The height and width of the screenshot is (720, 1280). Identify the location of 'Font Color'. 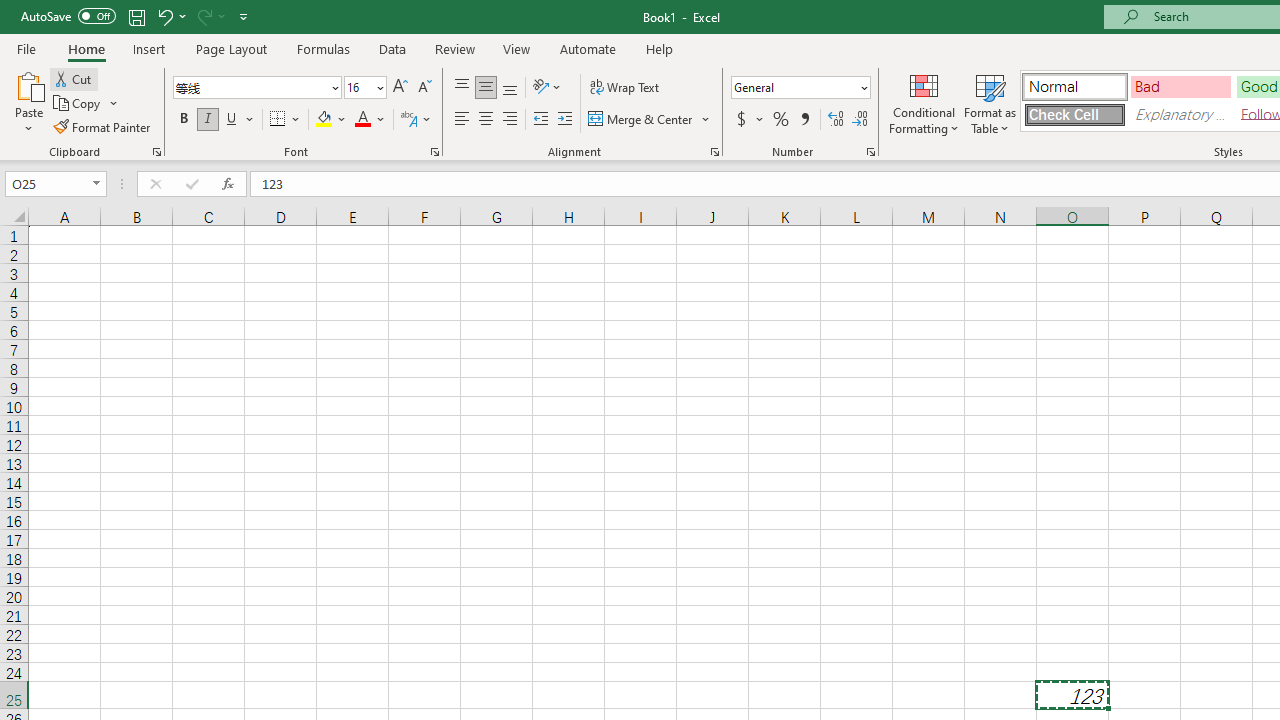
(370, 119).